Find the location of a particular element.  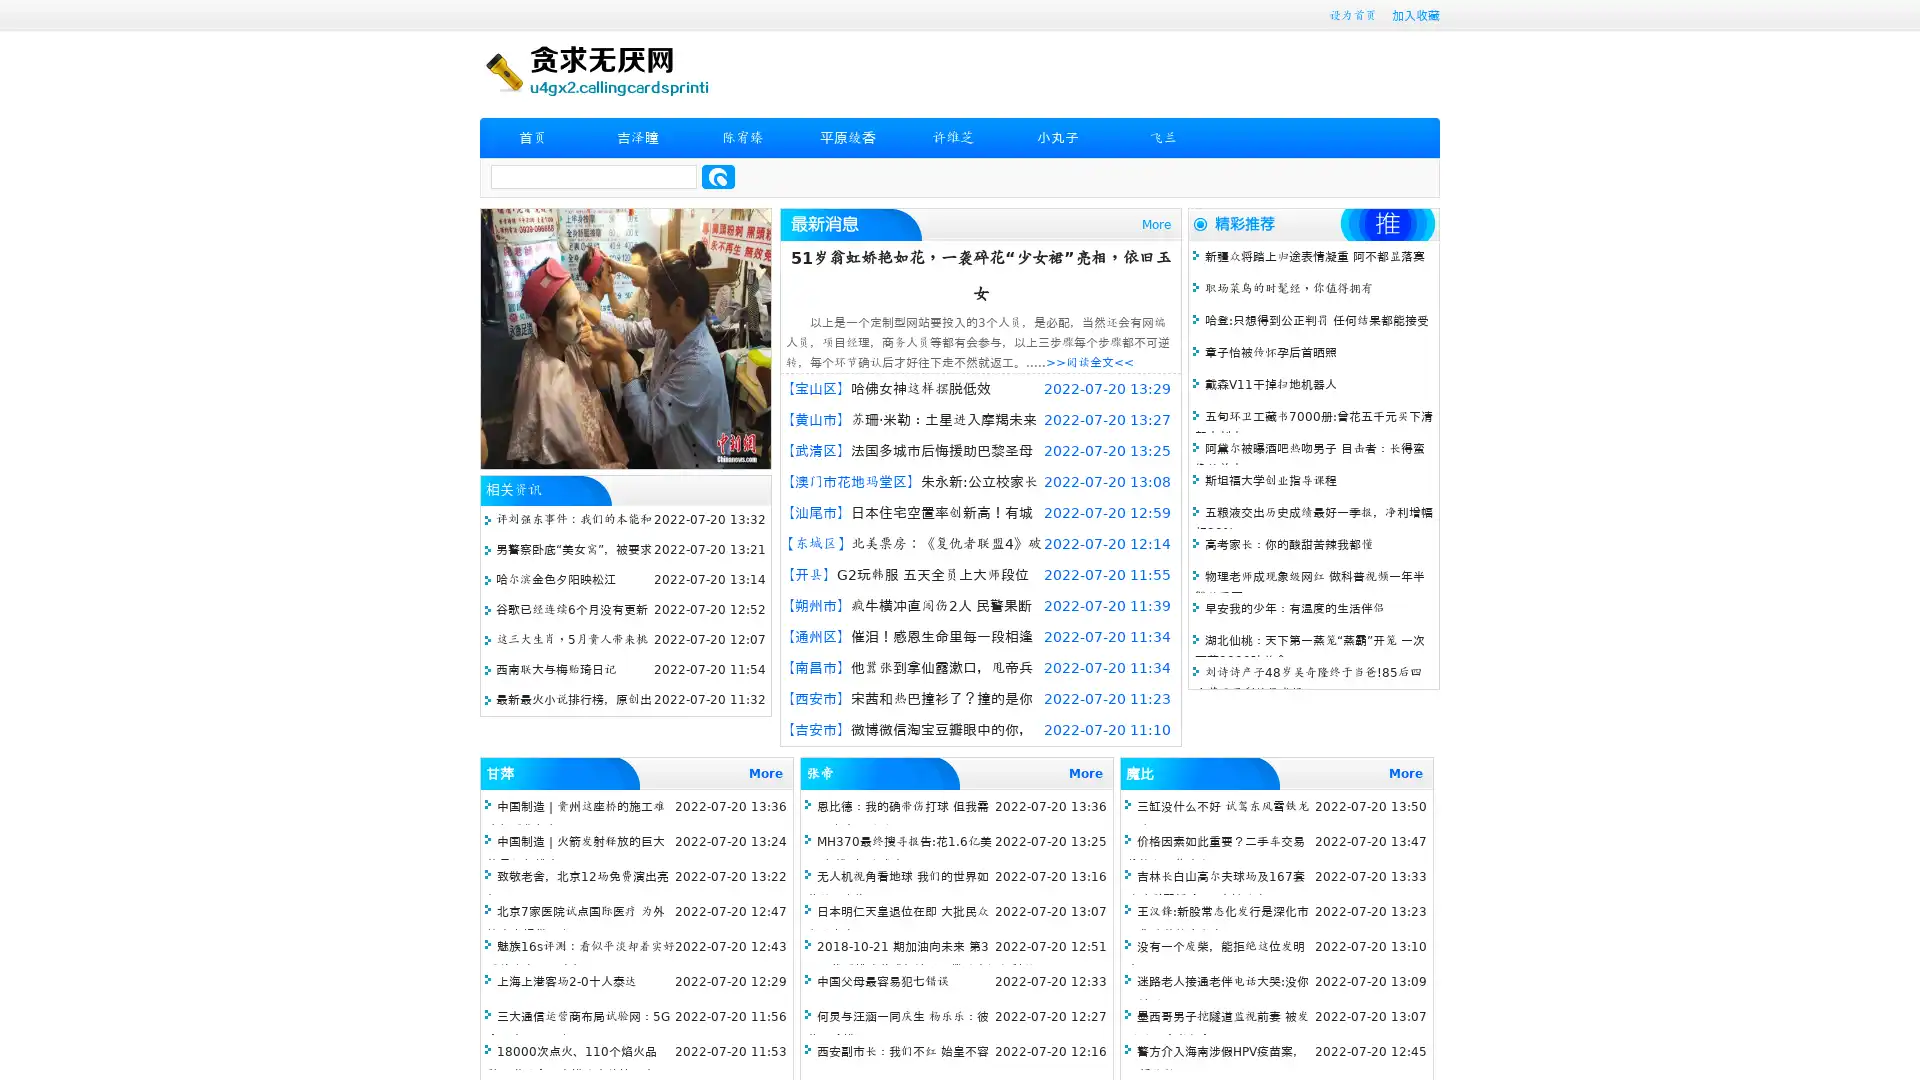

Search is located at coordinates (718, 176).